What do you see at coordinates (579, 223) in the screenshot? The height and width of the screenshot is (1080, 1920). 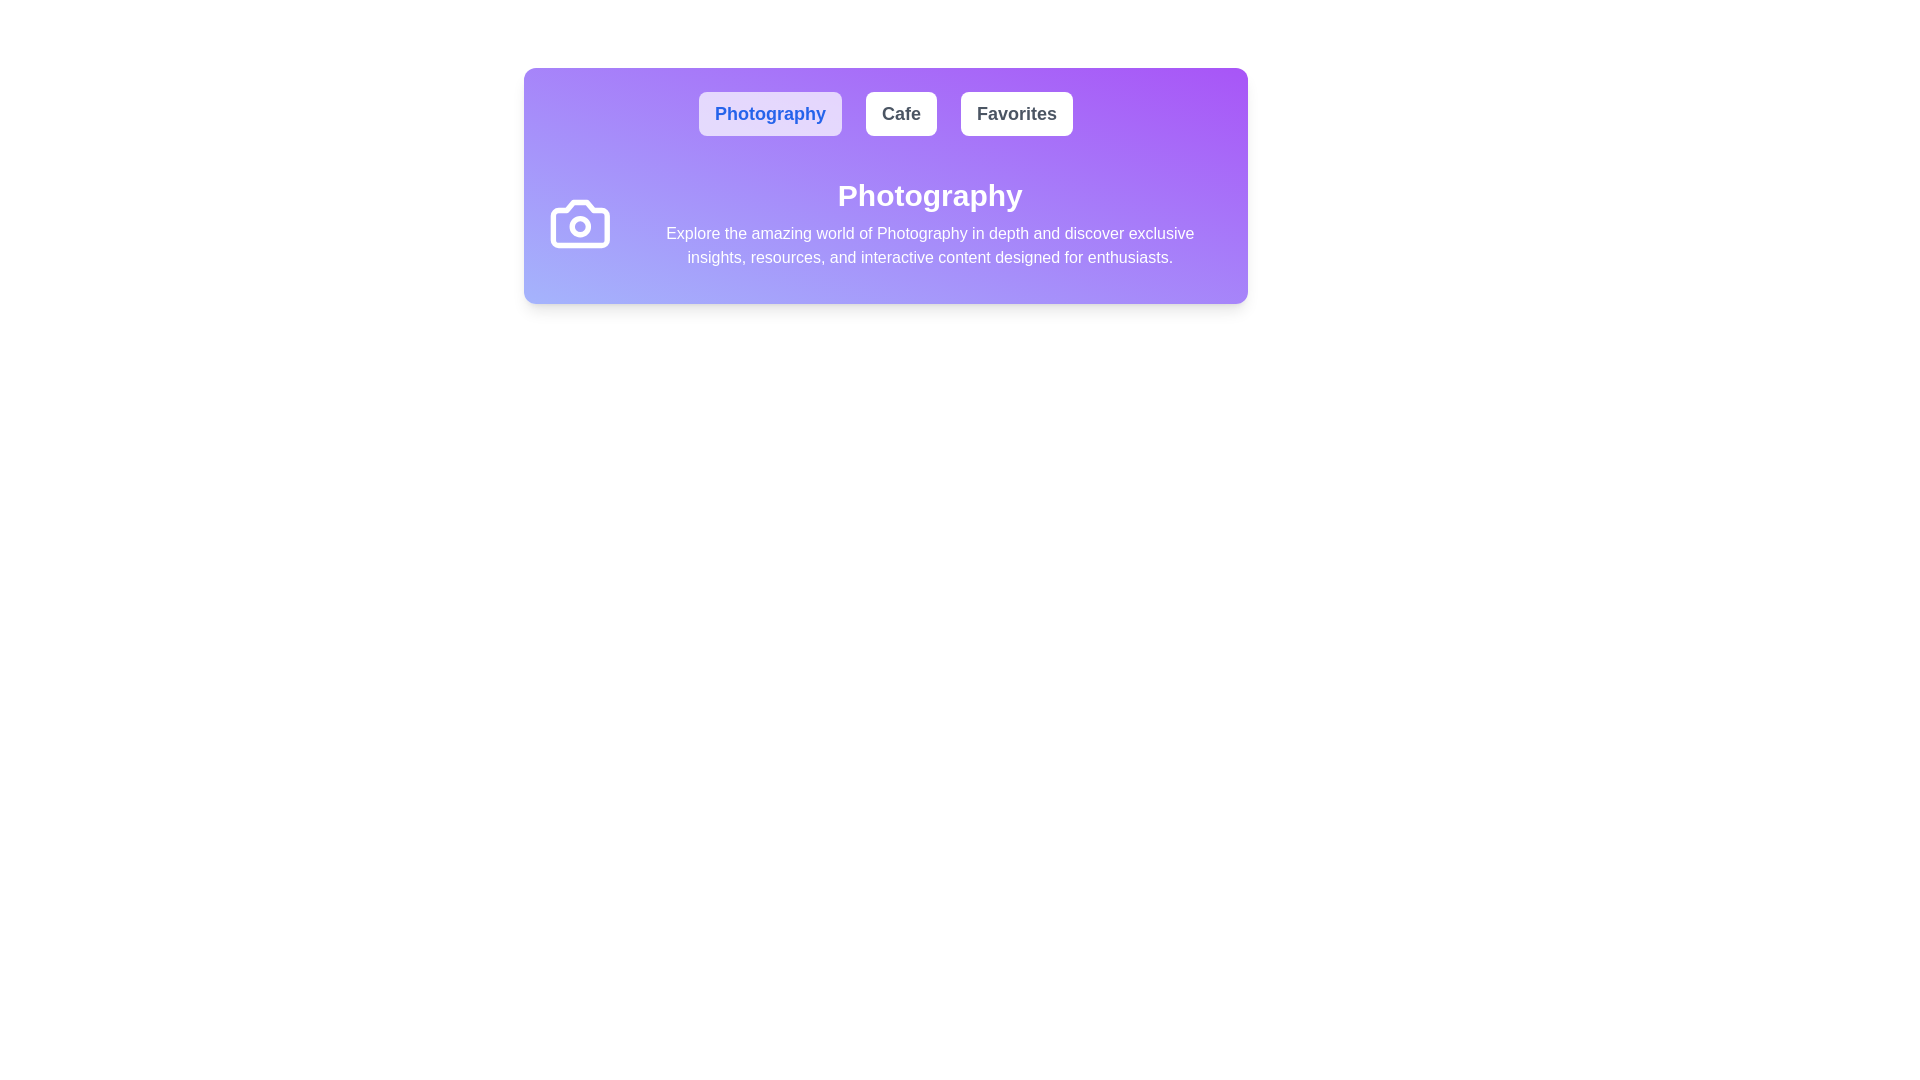 I see `the camera icon with a white outline against a purple background, located to the left of the 'Photography' heading` at bounding box center [579, 223].